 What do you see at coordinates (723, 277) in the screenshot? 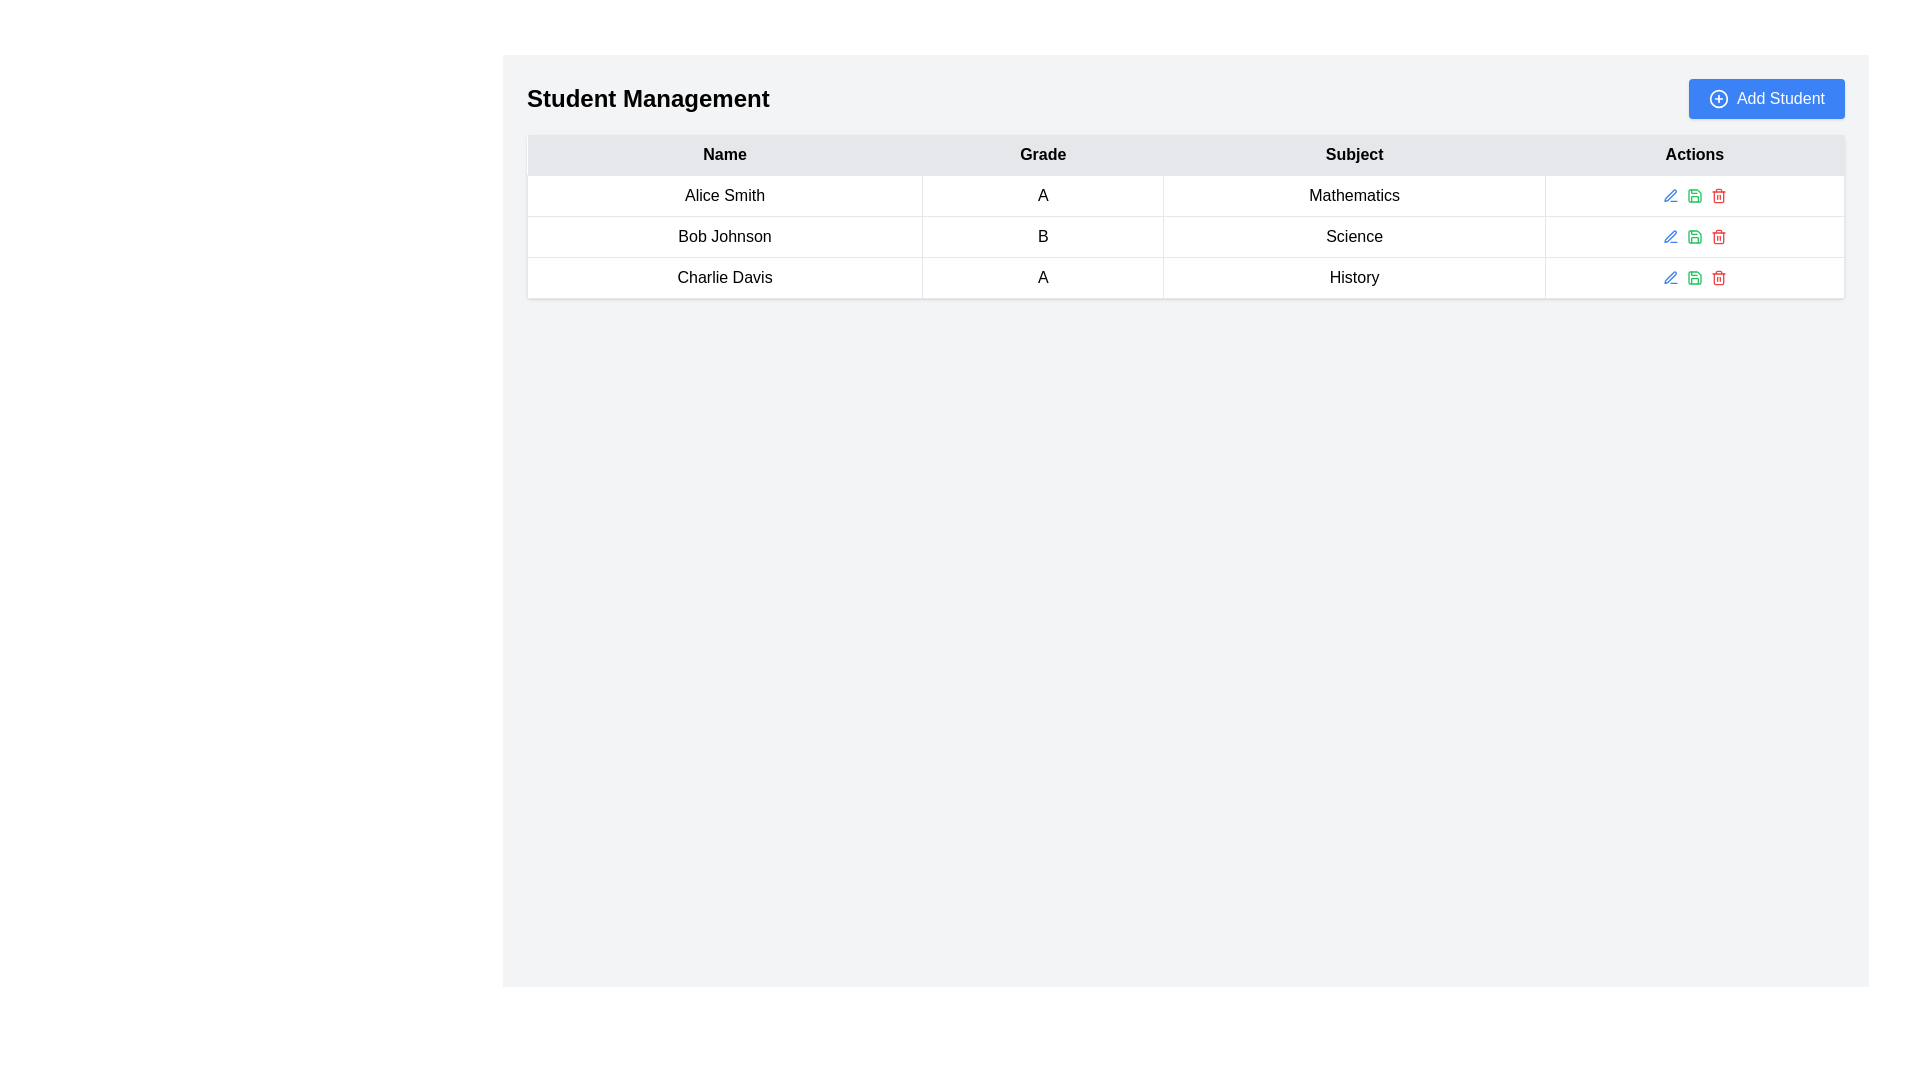
I see `text displayed in the table cell containing 'Charlie Davis', which is located in the third row and first column of the table, under 'Bob Johnson'` at bounding box center [723, 277].